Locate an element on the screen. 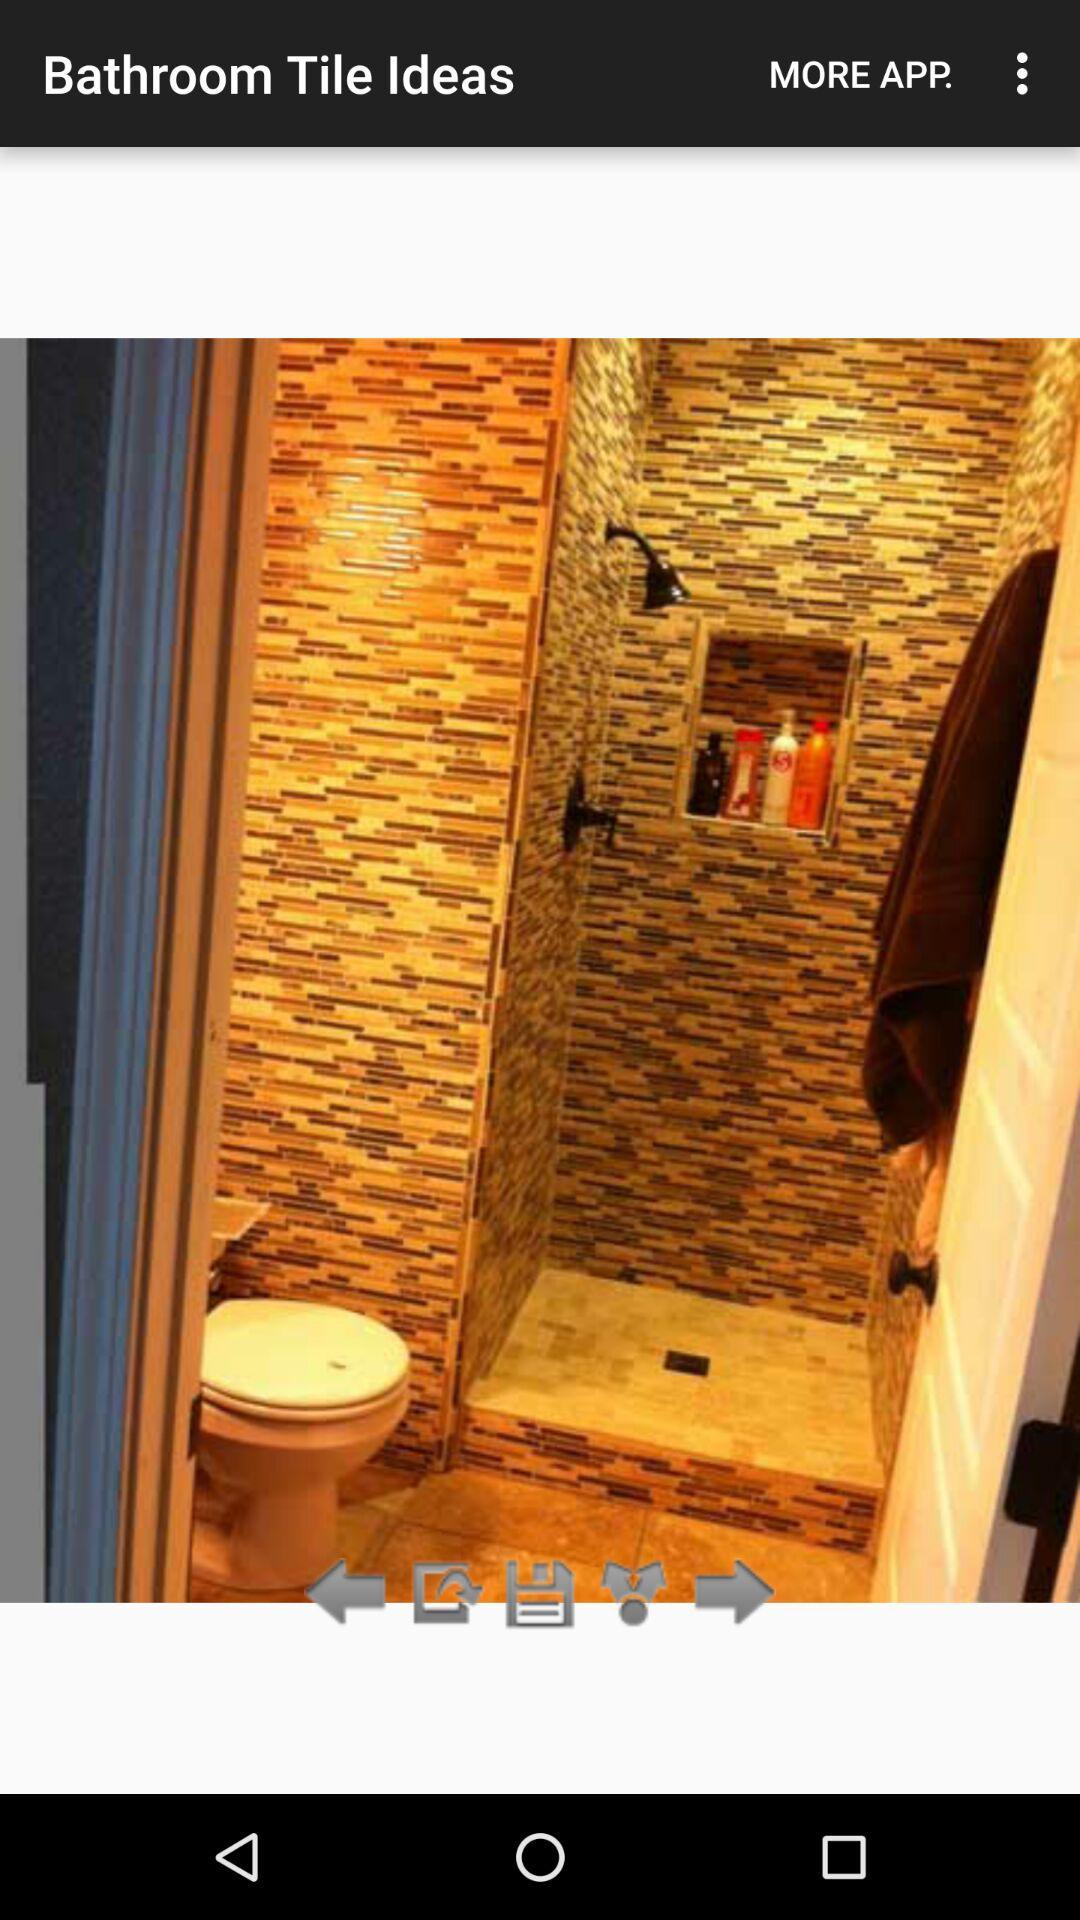 This screenshot has width=1080, height=1920. icon below bathroom tile ideas icon is located at coordinates (444, 1593).